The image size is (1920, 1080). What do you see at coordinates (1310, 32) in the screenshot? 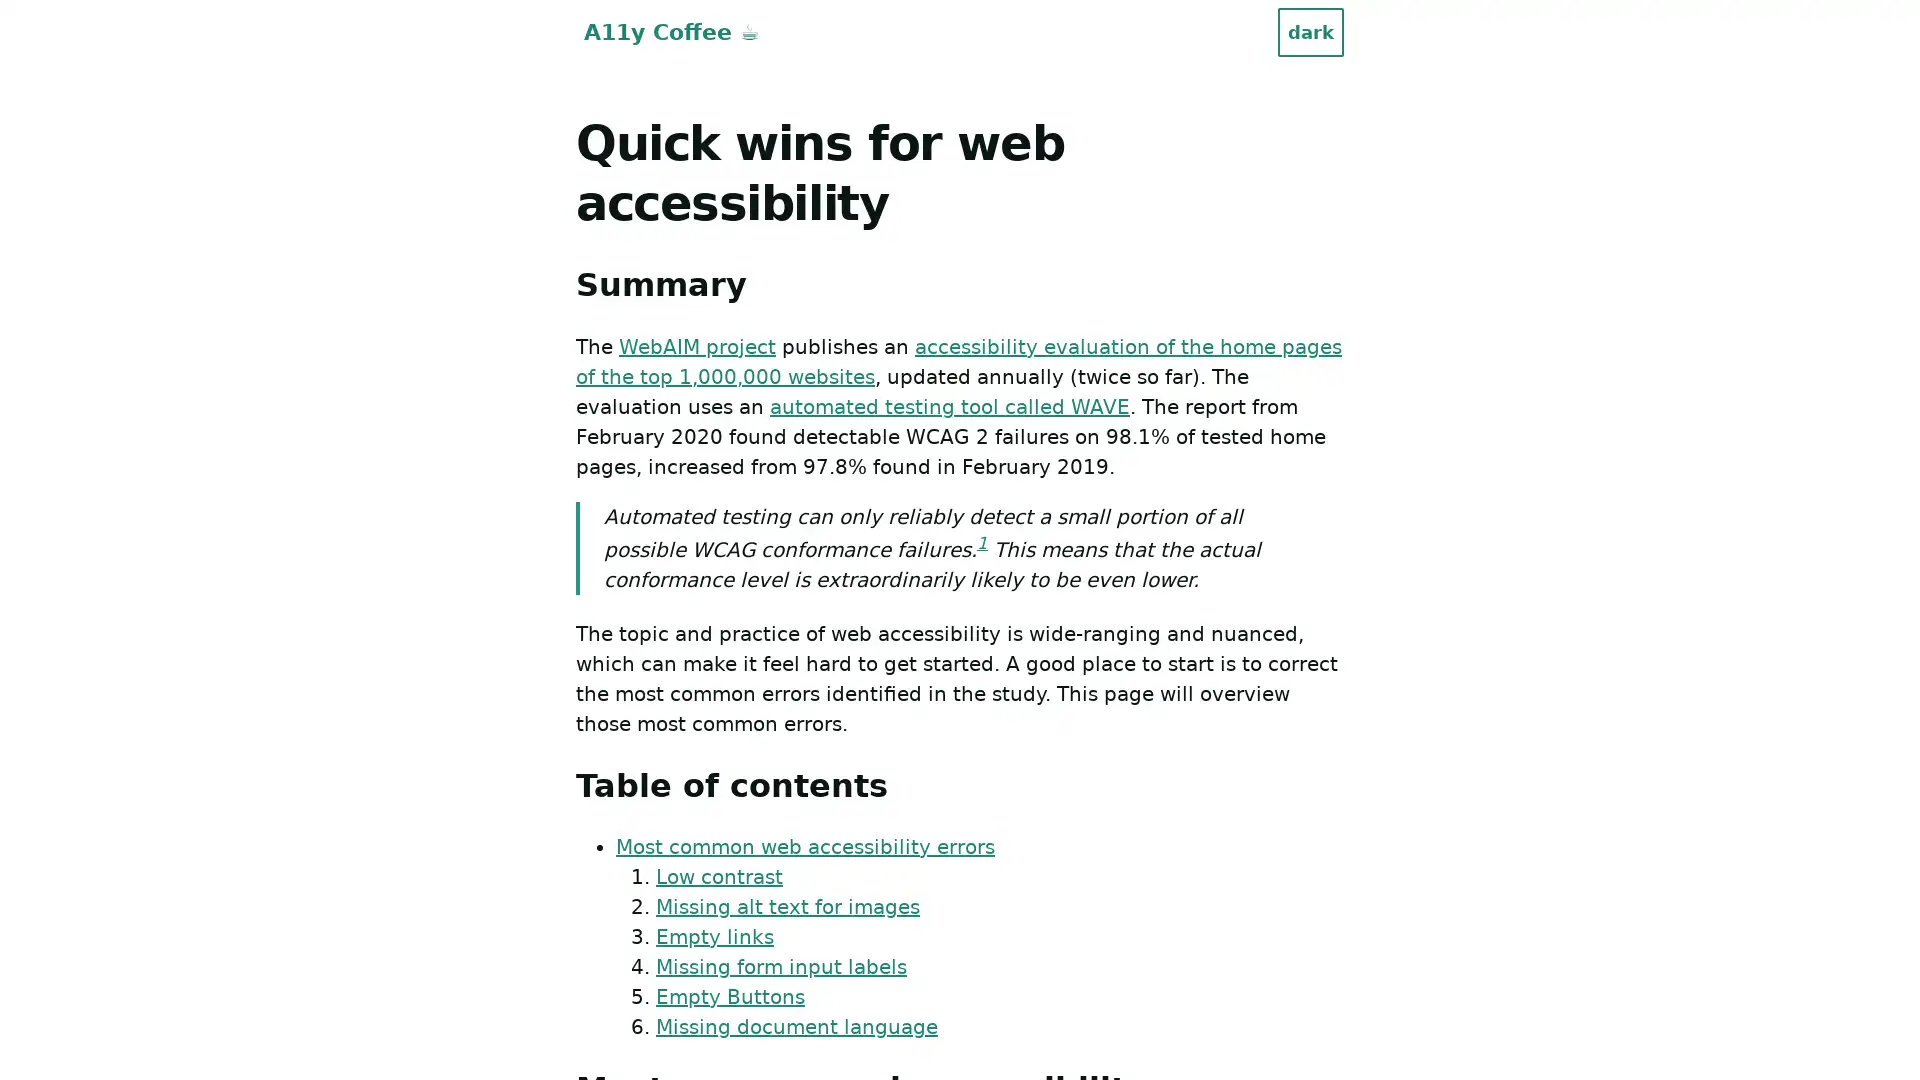
I see `dark` at bounding box center [1310, 32].